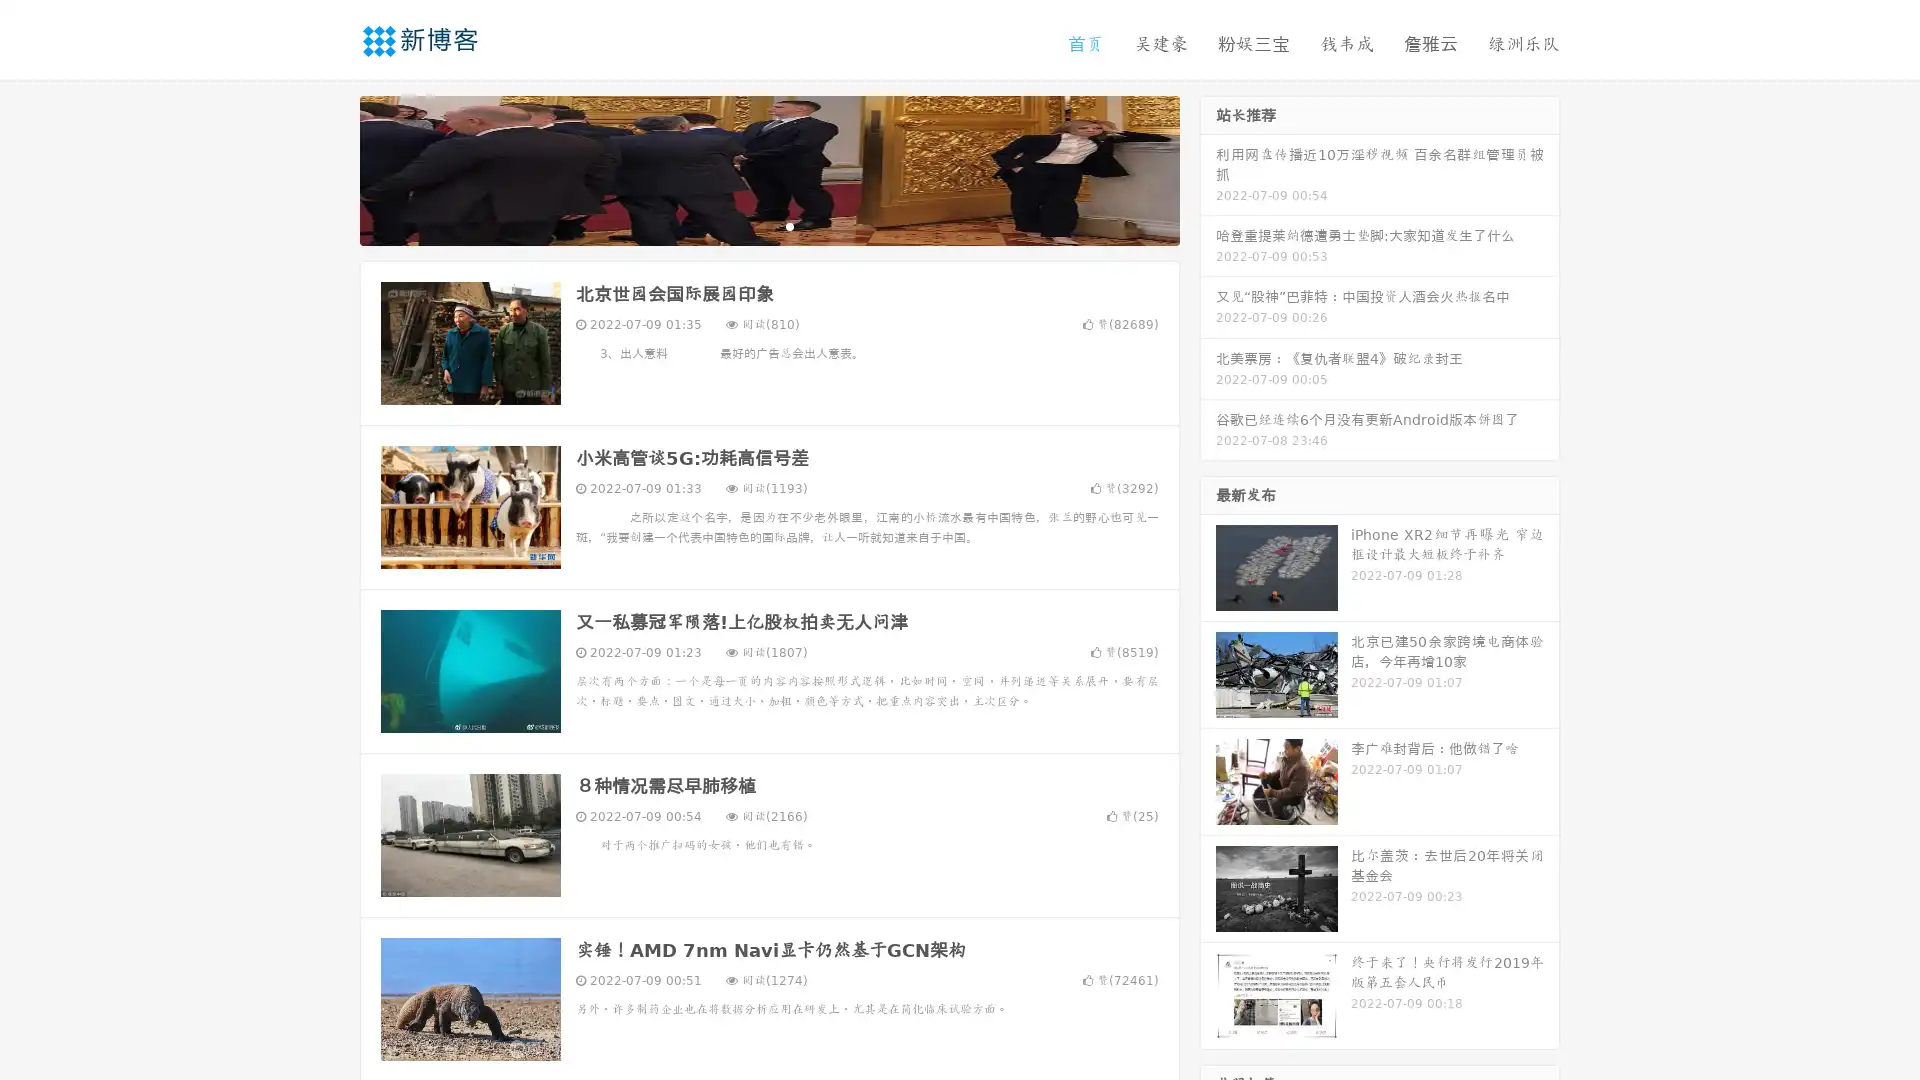  What do you see at coordinates (748, 225) in the screenshot?
I see `Go to slide 1` at bounding box center [748, 225].